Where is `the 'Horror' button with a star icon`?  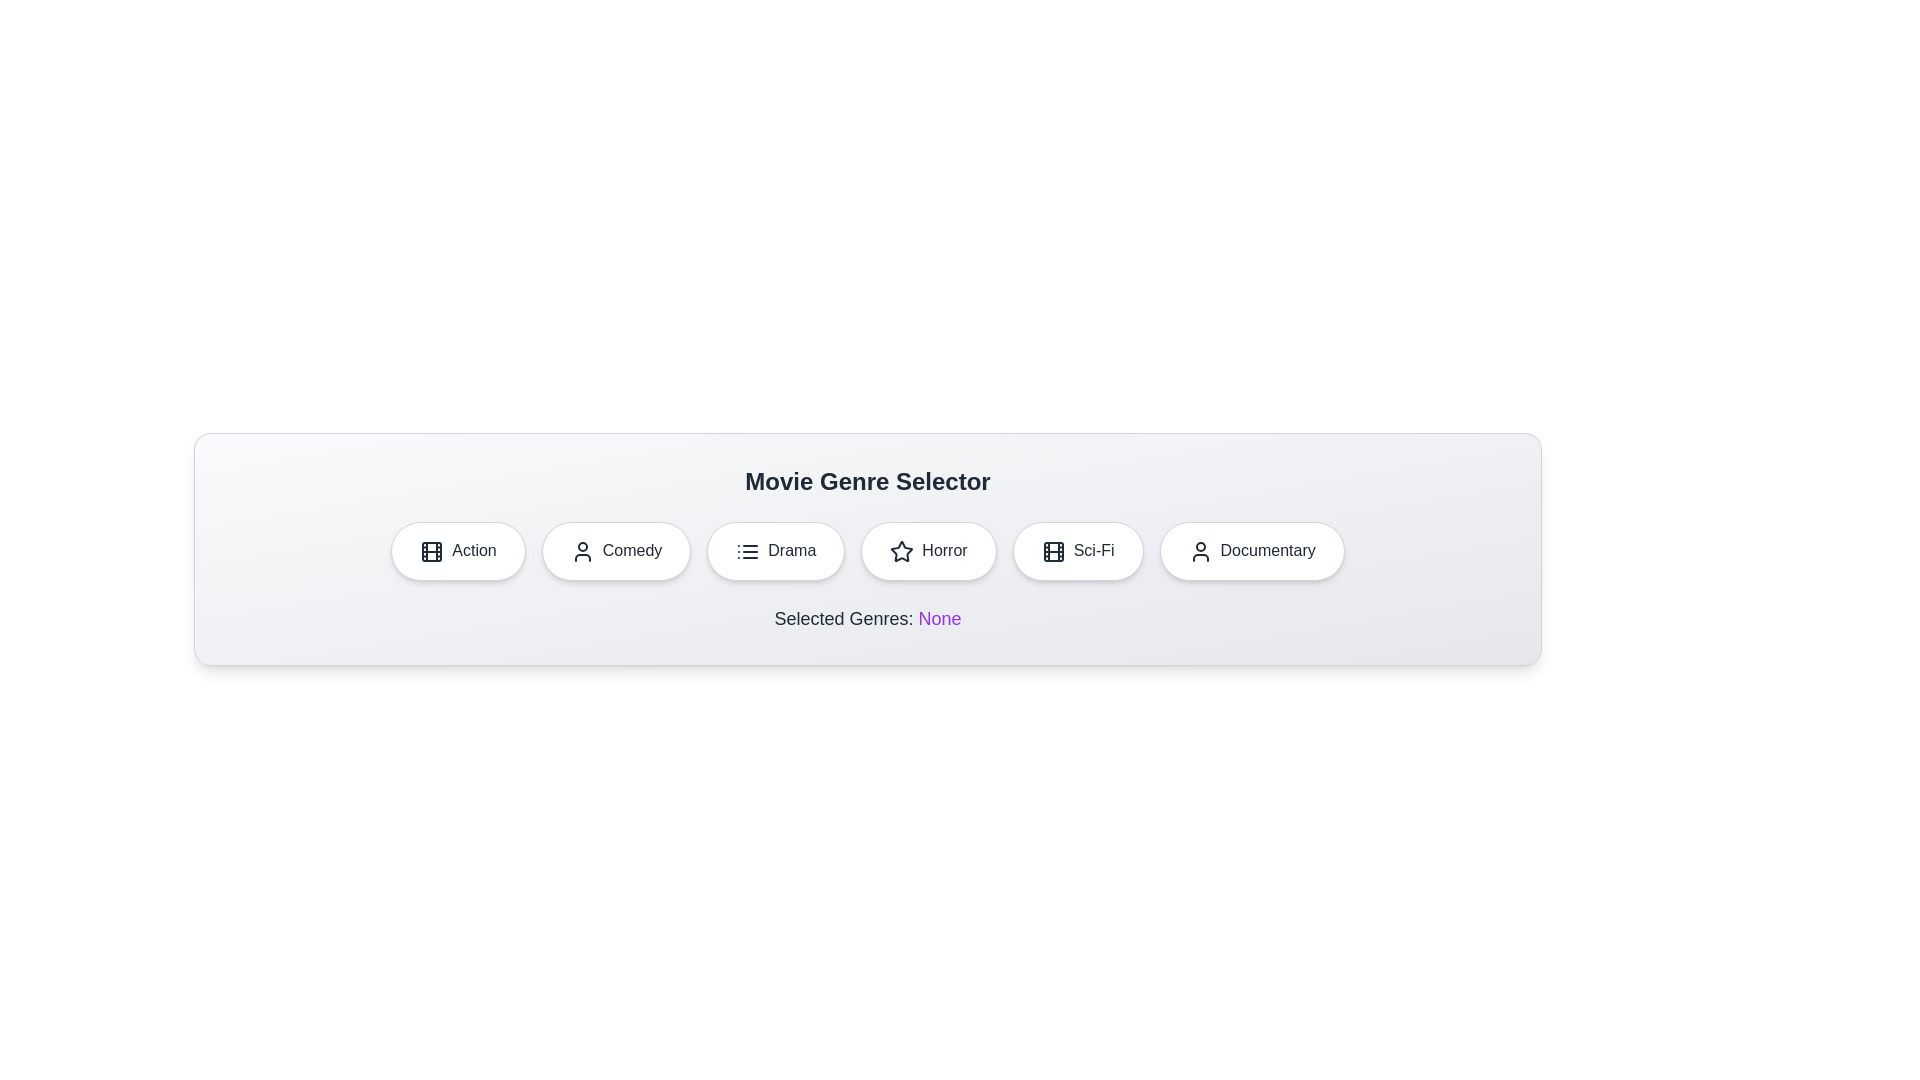
the 'Horror' button with a star icon is located at coordinates (928, 551).